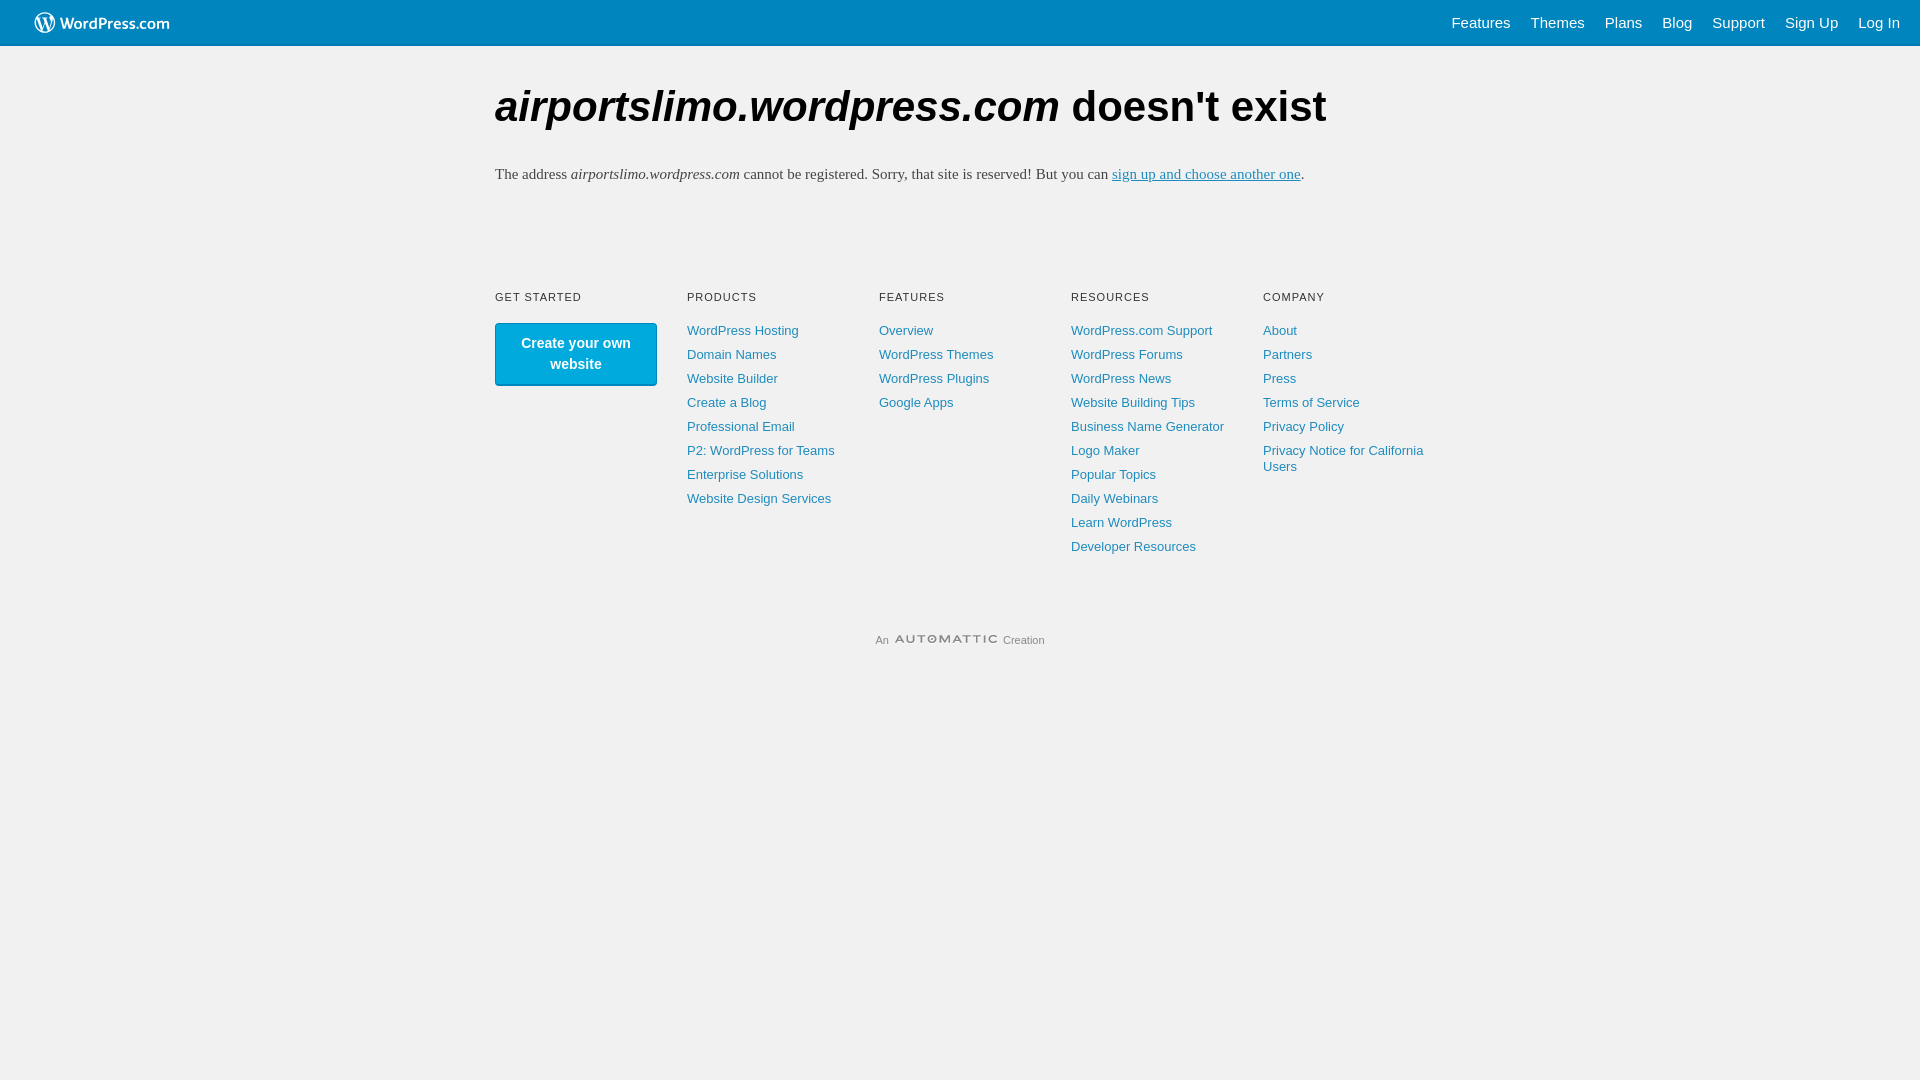 Image resolution: width=1920 pixels, height=1080 pixels. What do you see at coordinates (1811, 23) in the screenshot?
I see `'Sign Up'` at bounding box center [1811, 23].